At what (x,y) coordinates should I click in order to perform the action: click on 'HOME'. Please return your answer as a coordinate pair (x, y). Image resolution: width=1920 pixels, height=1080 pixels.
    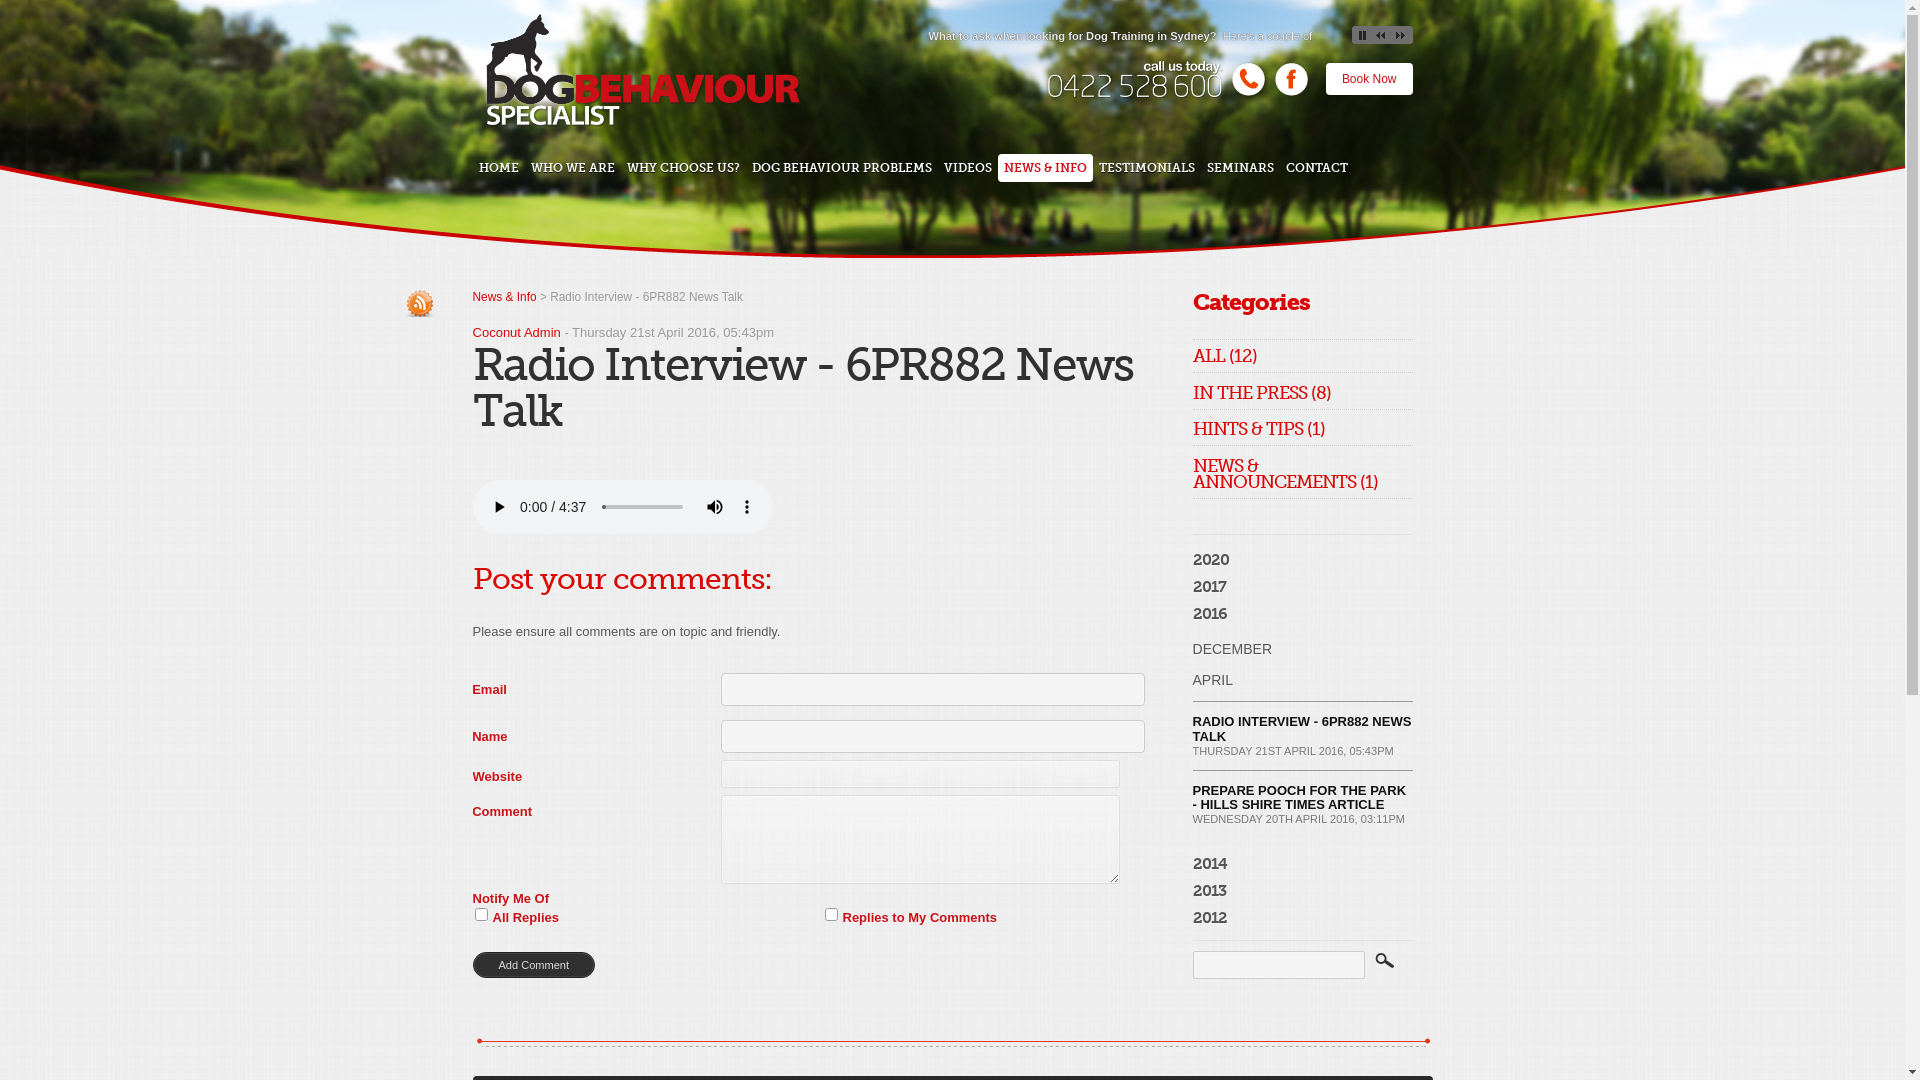
    Looking at the image, I should click on (498, 167).